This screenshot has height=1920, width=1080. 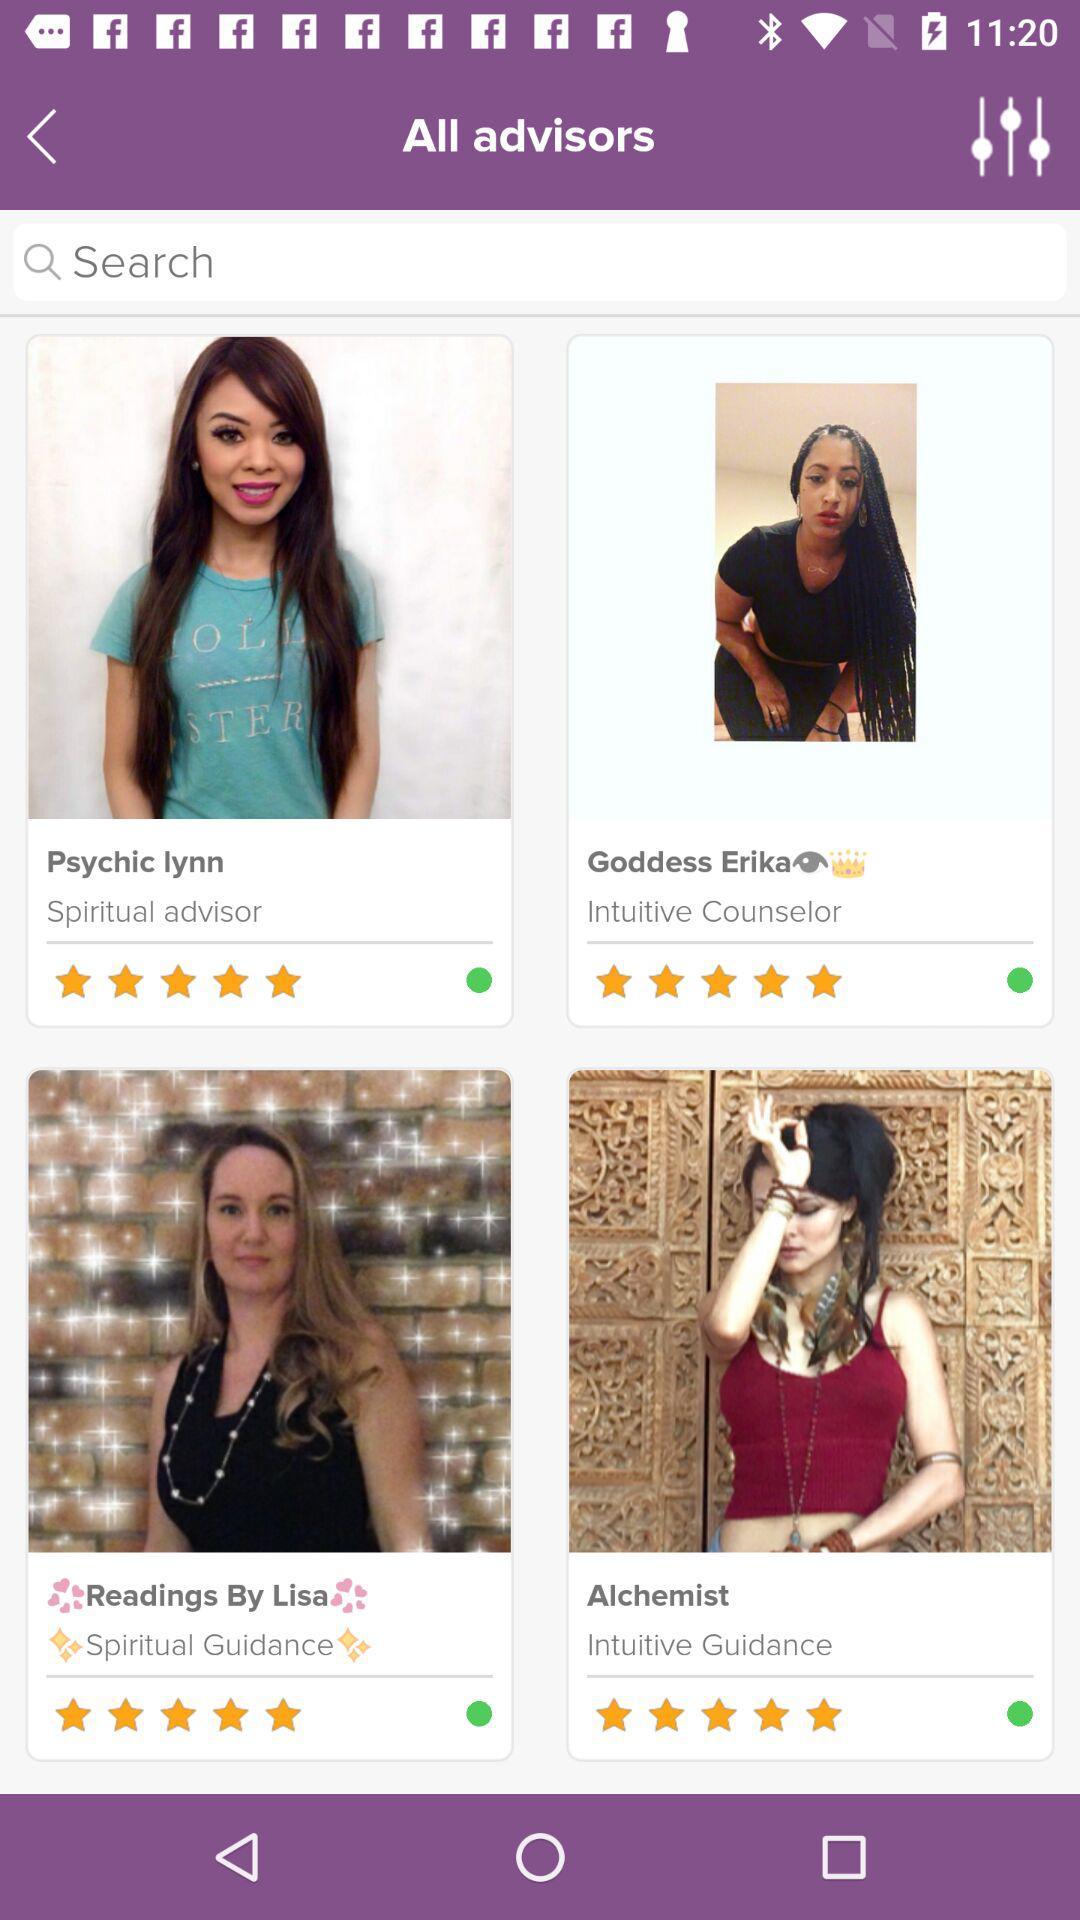 I want to click on the five star rating which is under the last image, so click(x=717, y=1713).